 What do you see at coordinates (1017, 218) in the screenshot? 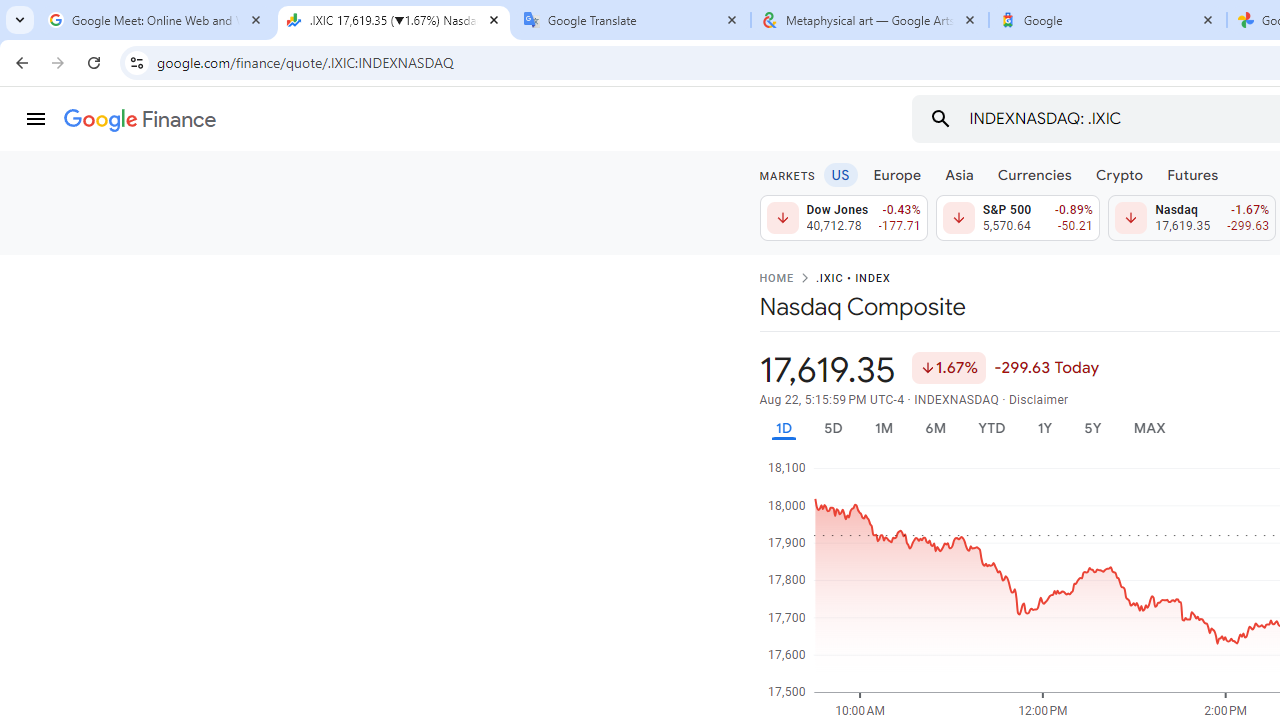
I see `'S&P 500 5,570.64 Down by 0.89% -50.21'` at bounding box center [1017, 218].